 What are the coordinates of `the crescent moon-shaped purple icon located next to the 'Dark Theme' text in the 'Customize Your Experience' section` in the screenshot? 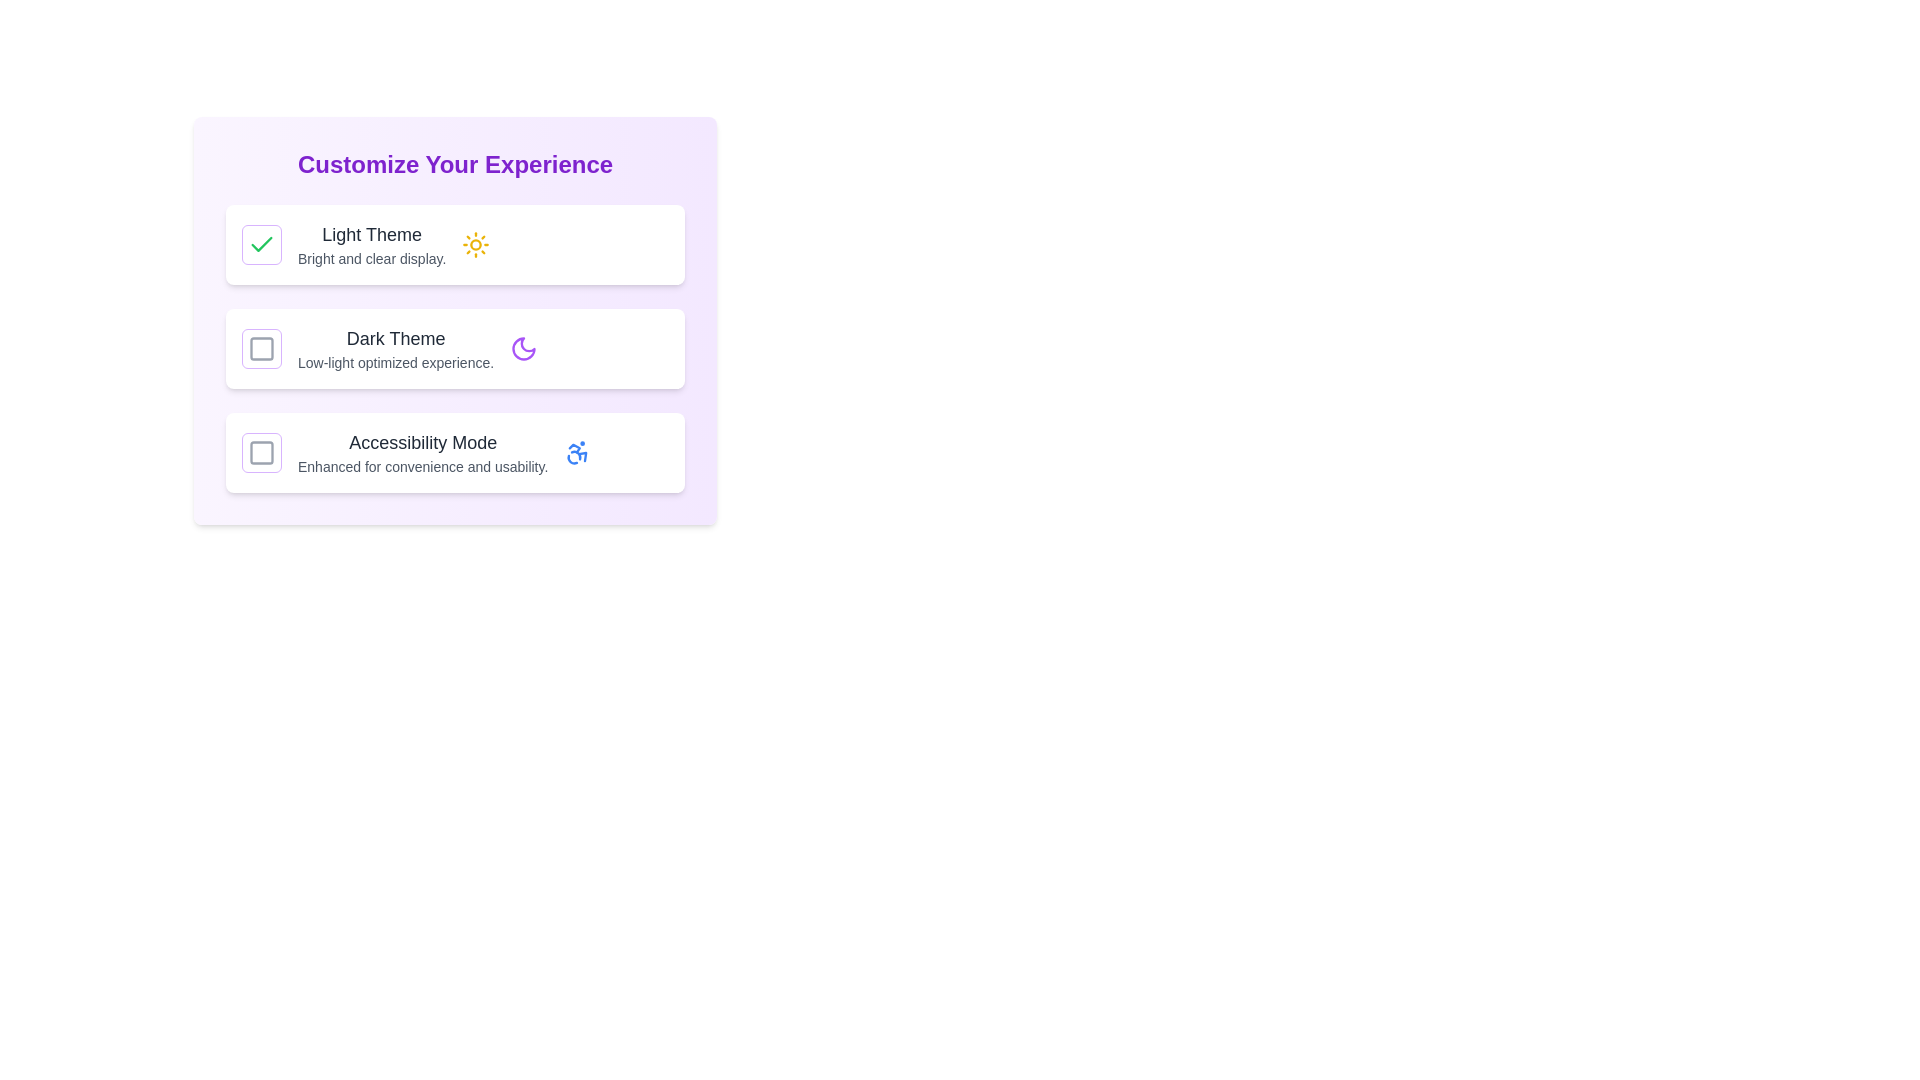 It's located at (524, 347).